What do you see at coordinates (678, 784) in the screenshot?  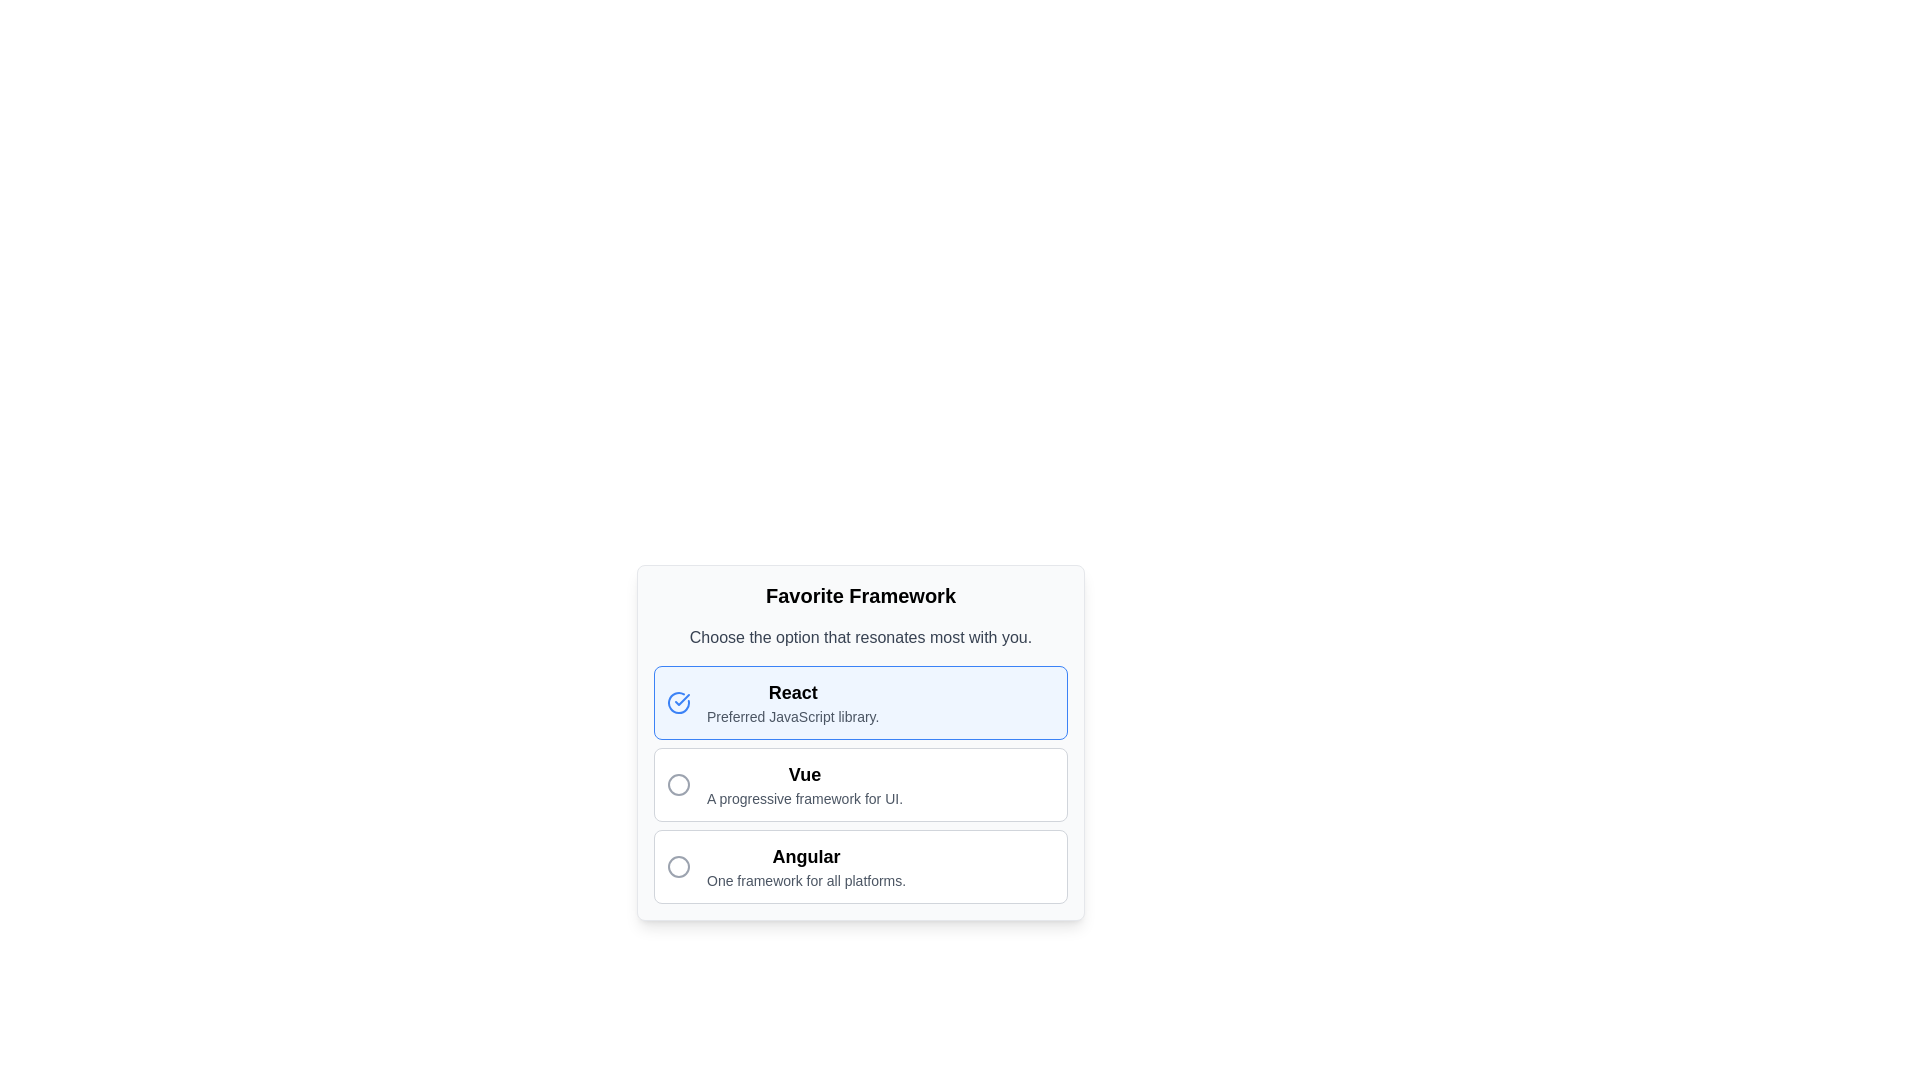 I see `the circular icon representing the unselected option for 'Vue' in the multi-choice survey` at bounding box center [678, 784].